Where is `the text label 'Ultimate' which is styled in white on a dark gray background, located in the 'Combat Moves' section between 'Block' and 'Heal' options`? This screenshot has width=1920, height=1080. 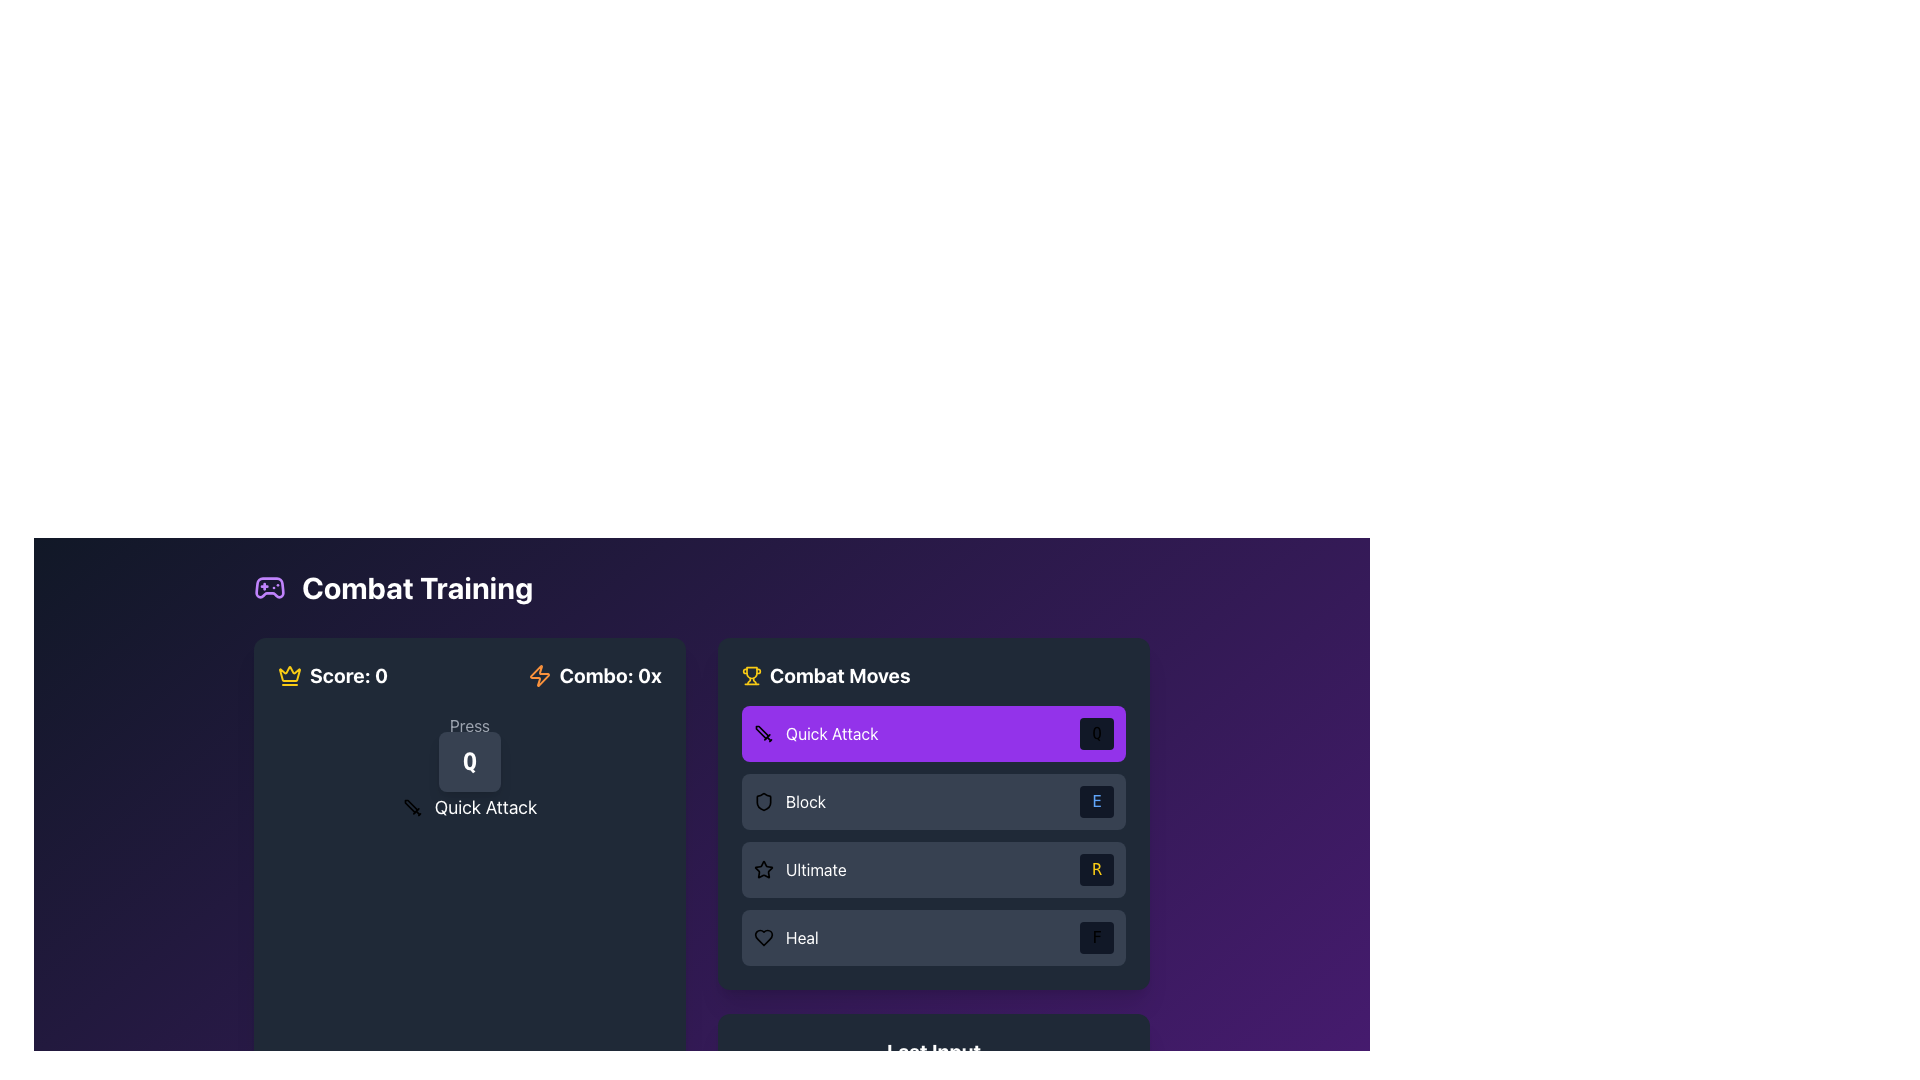 the text label 'Ultimate' which is styled in white on a dark gray background, located in the 'Combat Moves' section between 'Block' and 'Heal' options is located at coordinates (816, 869).